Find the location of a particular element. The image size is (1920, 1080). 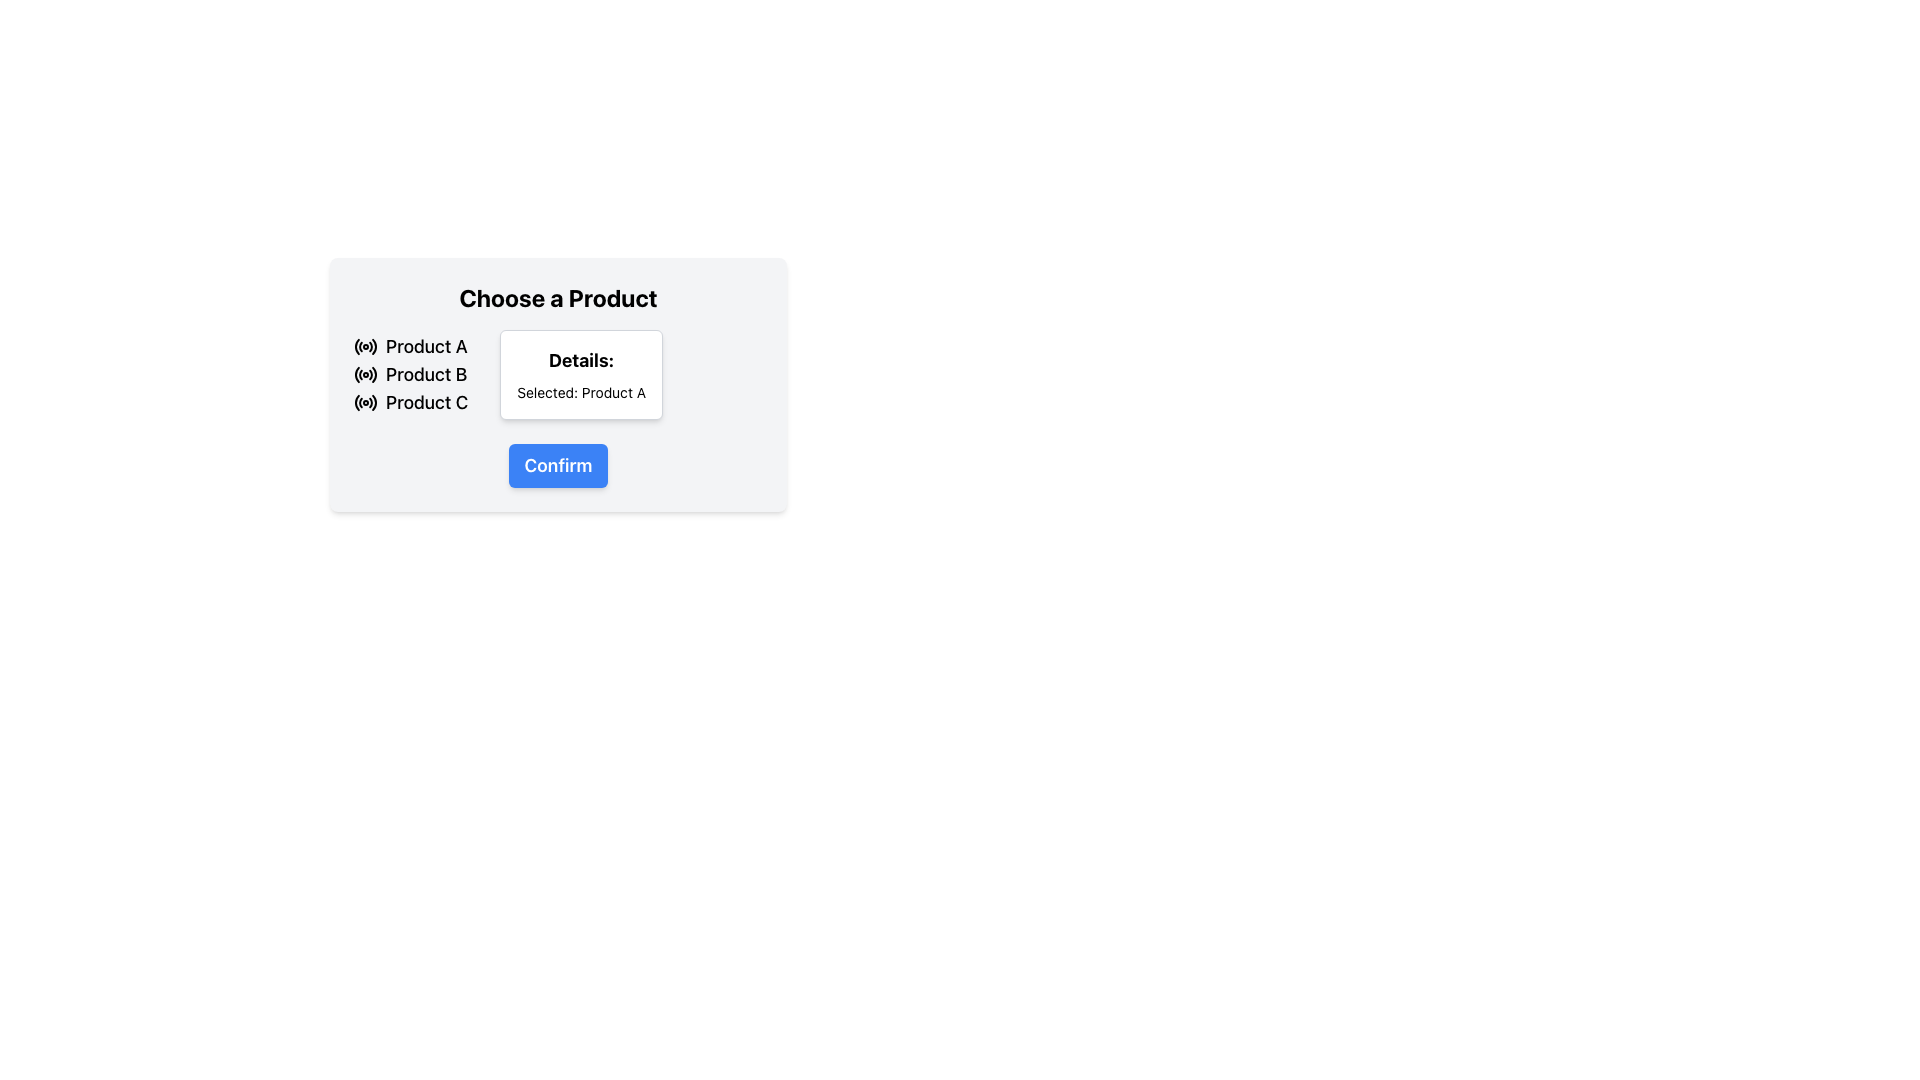

the outermost arc of the radio button component next to the label 'Product A' is located at coordinates (374, 345).